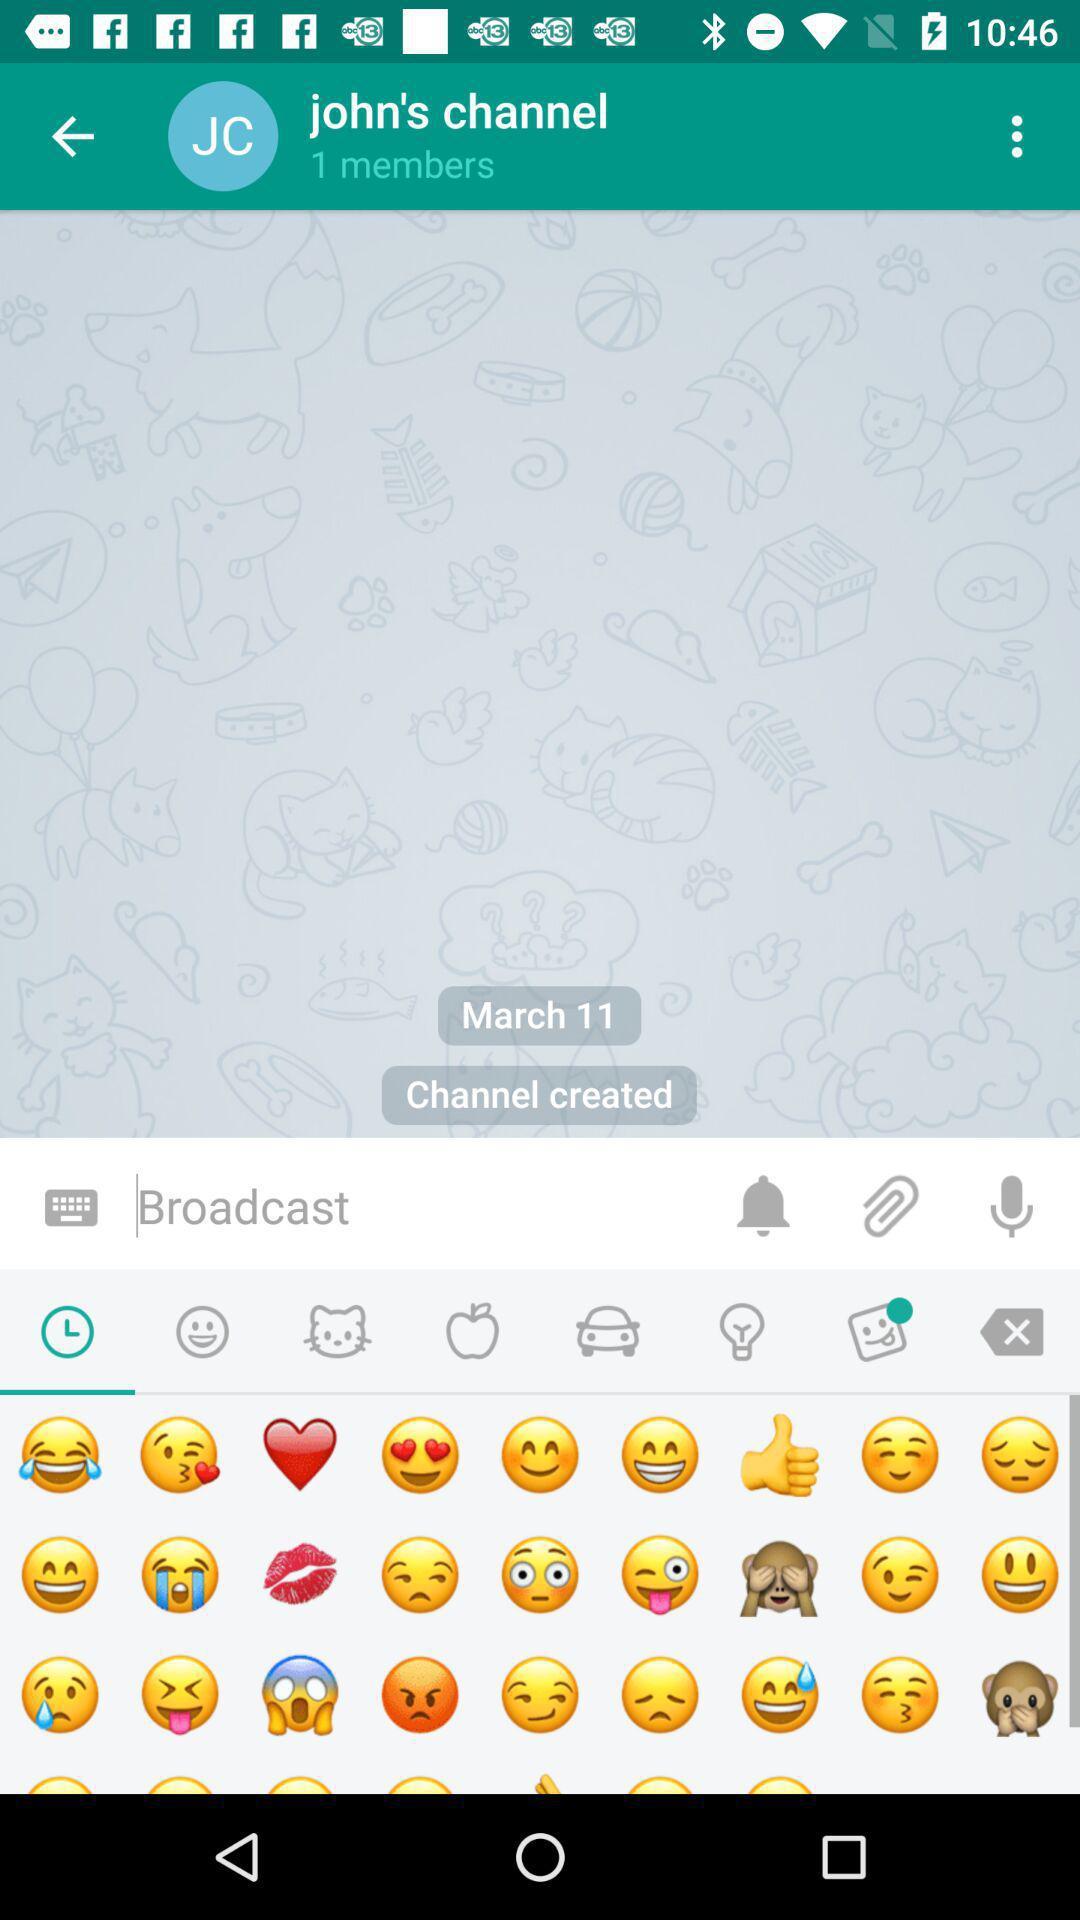 The height and width of the screenshot is (1920, 1080). I want to click on the emoji icon, so click(180, 1454).